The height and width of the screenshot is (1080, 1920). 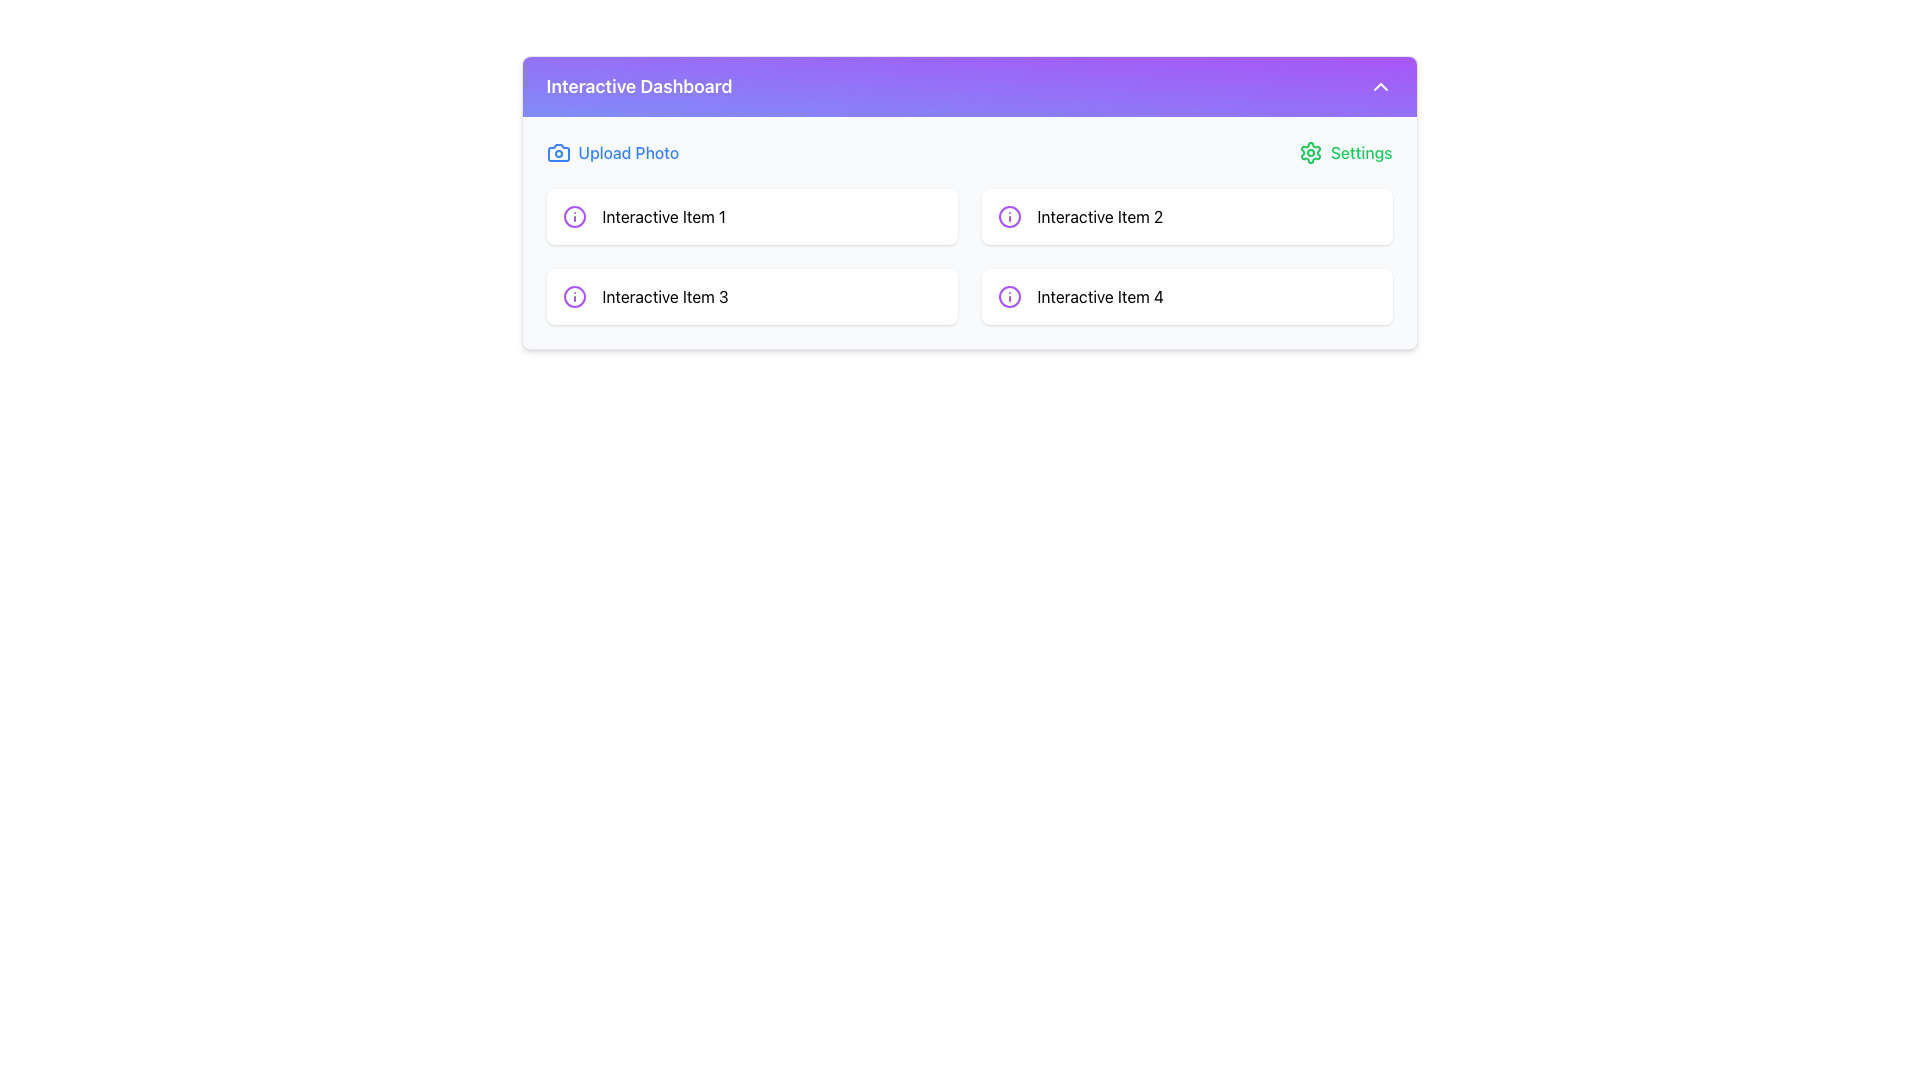 What do you see at coordinates (665, 297) in the screenshot?
I see `to select the item related to the text label displaying 'Interactive Item 3' located in the third row of the grid layout` at bounding box center [665, 297].